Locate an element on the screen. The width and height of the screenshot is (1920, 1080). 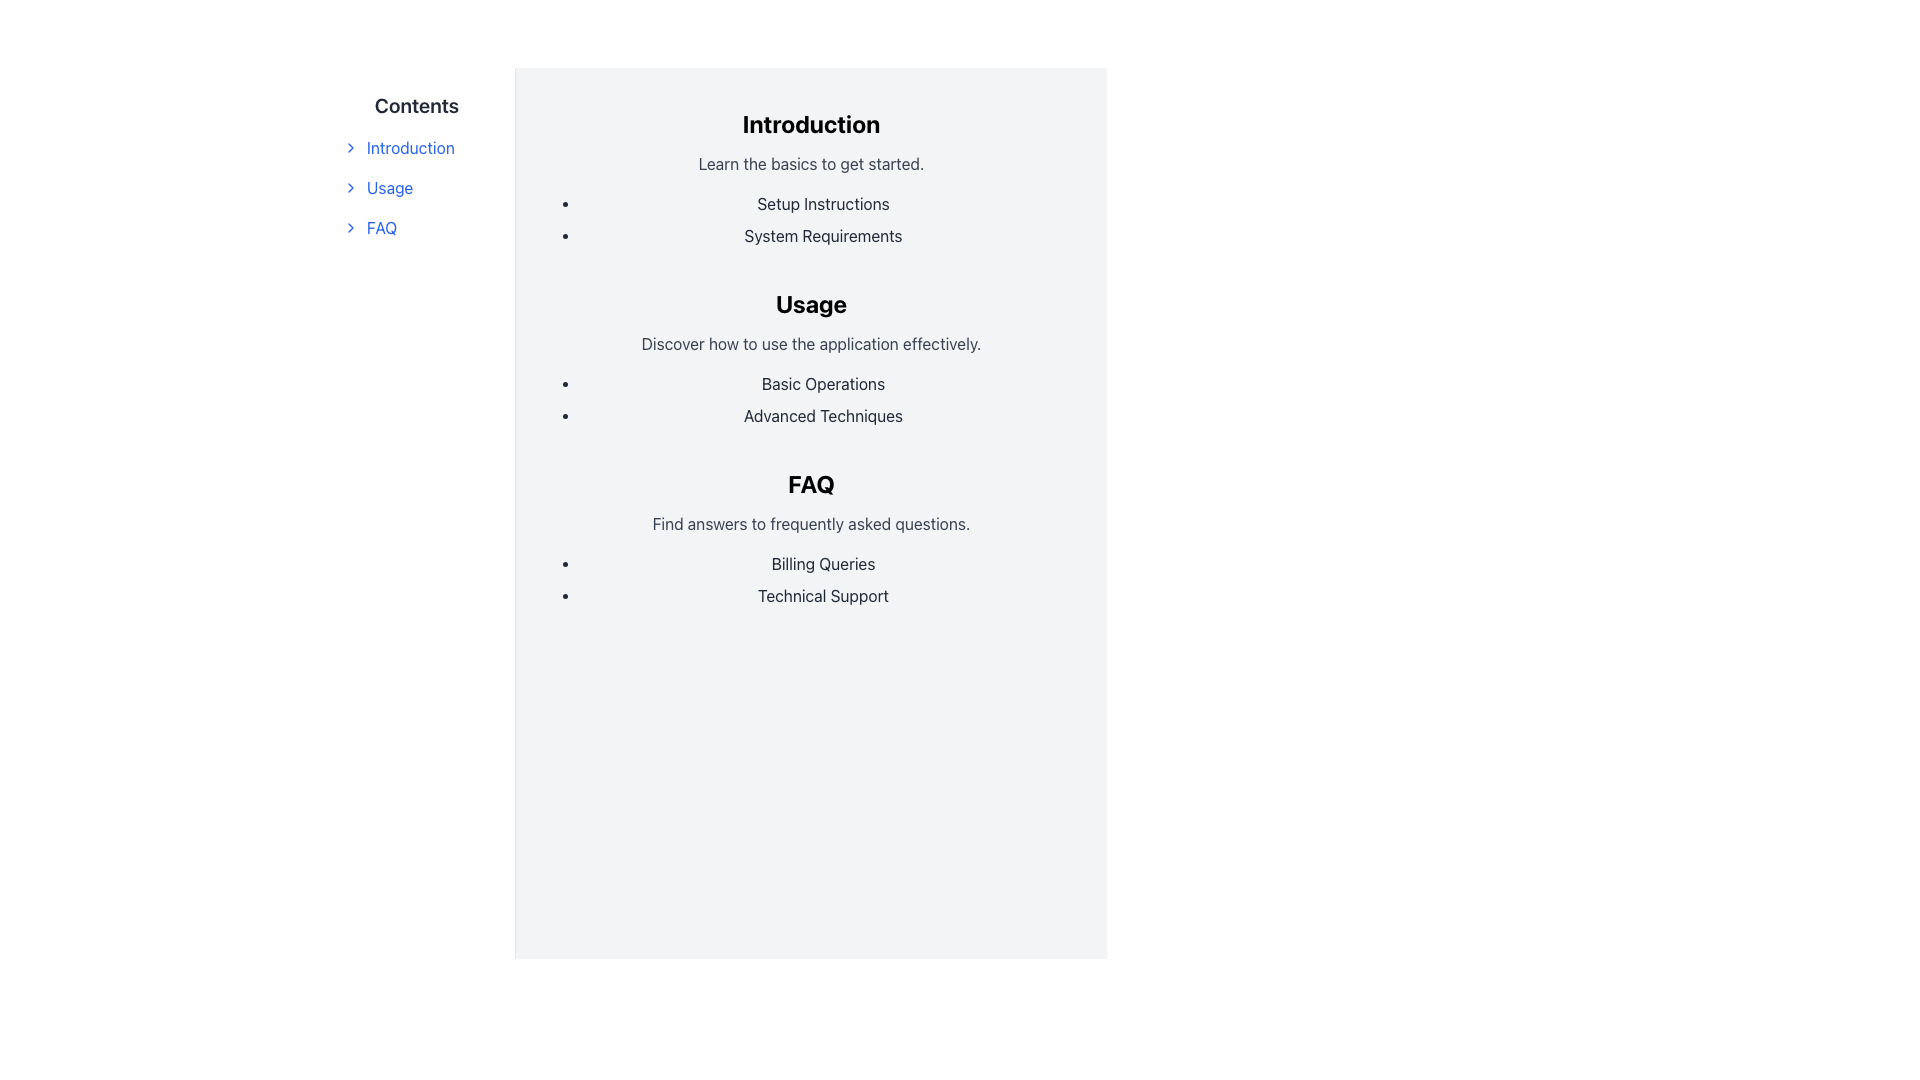
contents of the list containing 'Billing Queries' and 'Technical Support', located in the FAQ section beneath the text 'Find answers to frequently asked questions' is located at coordinates (811, 579).